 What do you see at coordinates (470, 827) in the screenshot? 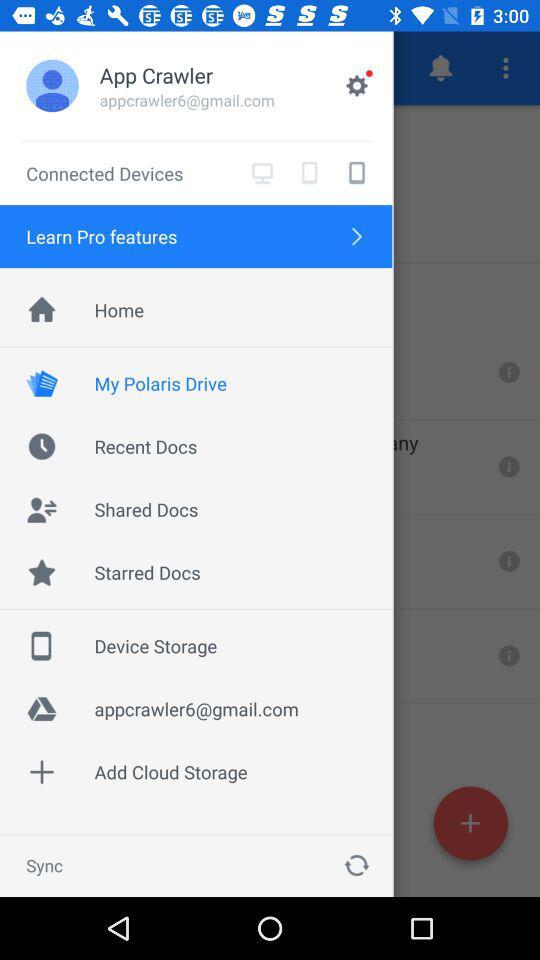
I see `the add icon` at bounding box center [470, 827].